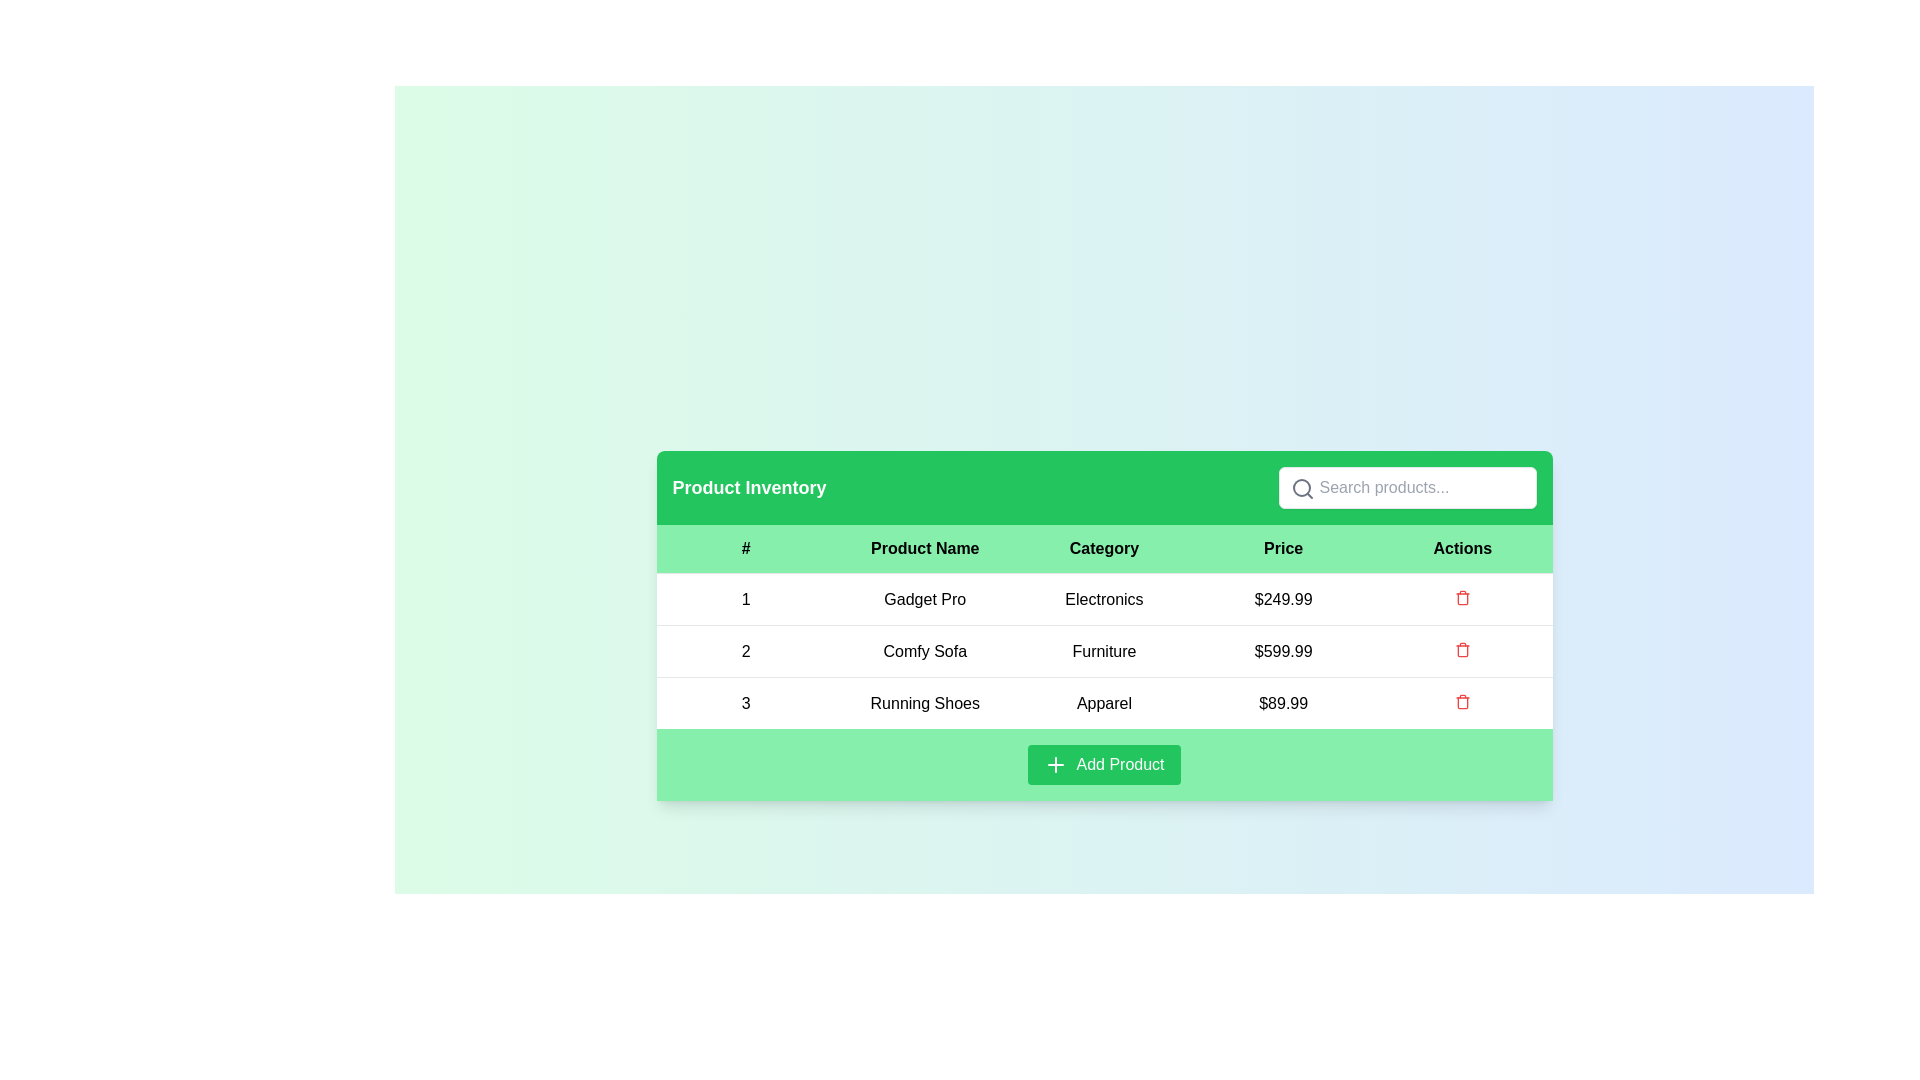 This screenshot has height=1080, width=1920. Describe the element at coordinates (1462, 701) in the screenshot. I see `the delete button located in the bottom row of the 'Actions' column within the table` at that location.